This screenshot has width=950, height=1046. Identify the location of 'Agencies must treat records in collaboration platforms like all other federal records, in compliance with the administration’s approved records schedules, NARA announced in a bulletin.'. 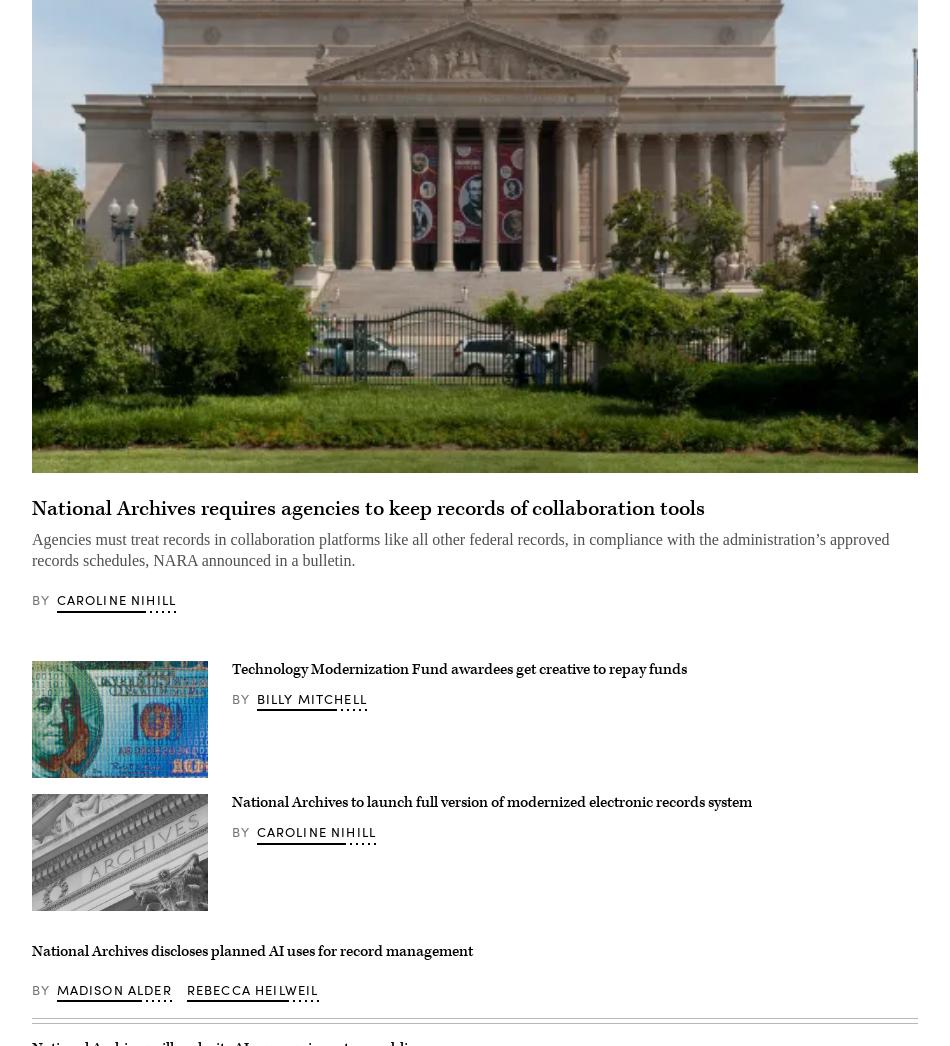
(459, 548).